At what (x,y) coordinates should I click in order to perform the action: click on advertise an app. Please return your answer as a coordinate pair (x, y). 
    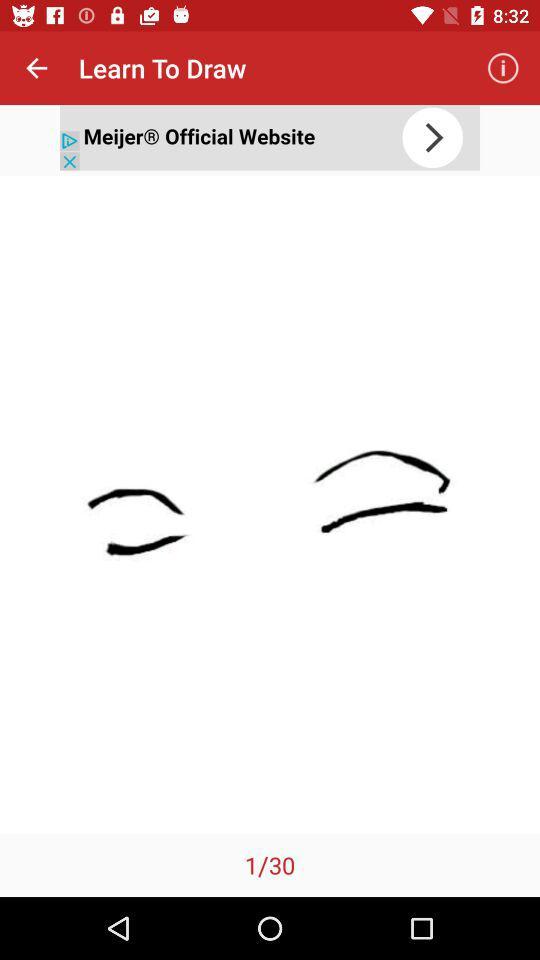
    Looking at the image, I should click on (270, 136).